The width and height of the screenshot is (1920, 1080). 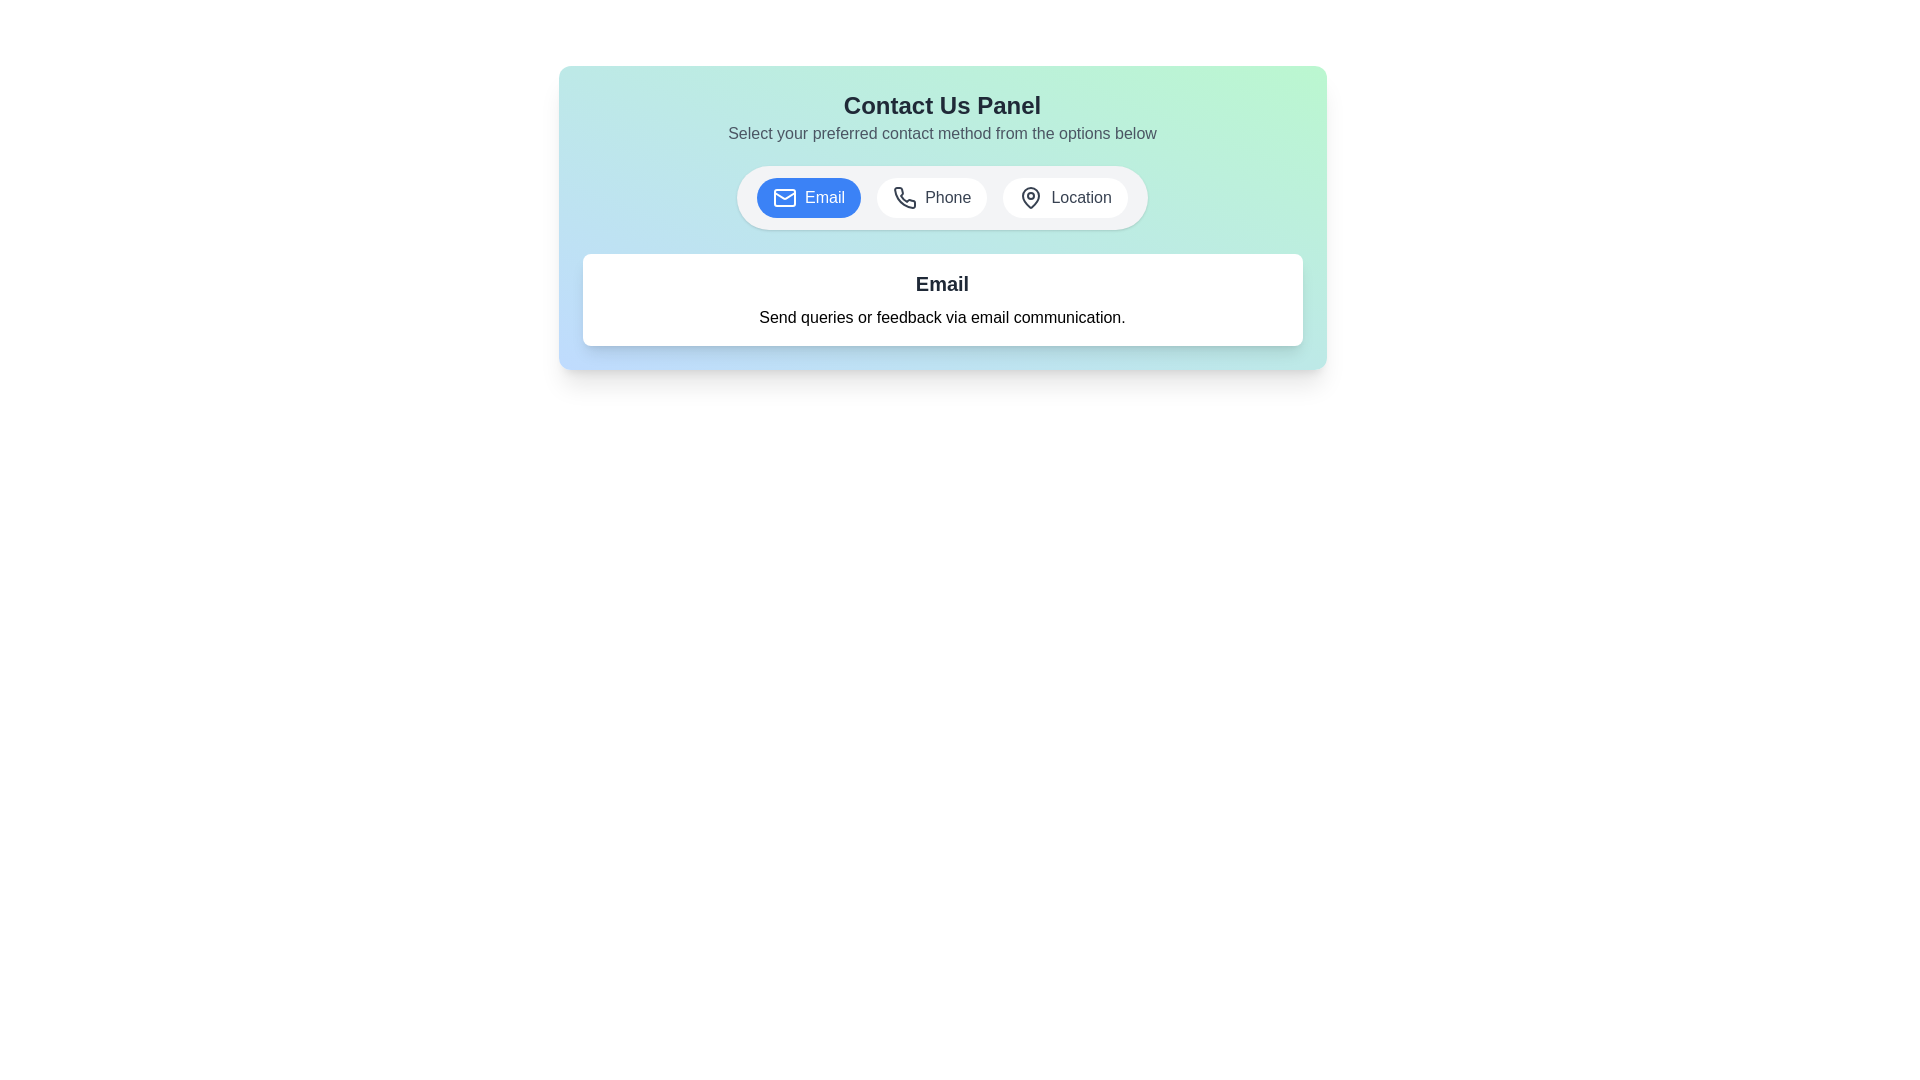 I want to click on the phone receiver icon, which is the second option labeled 'Phone' in a horizontal layout of choices: 'Email', 'Phone', and 'Location', so click(x=904, y=197).